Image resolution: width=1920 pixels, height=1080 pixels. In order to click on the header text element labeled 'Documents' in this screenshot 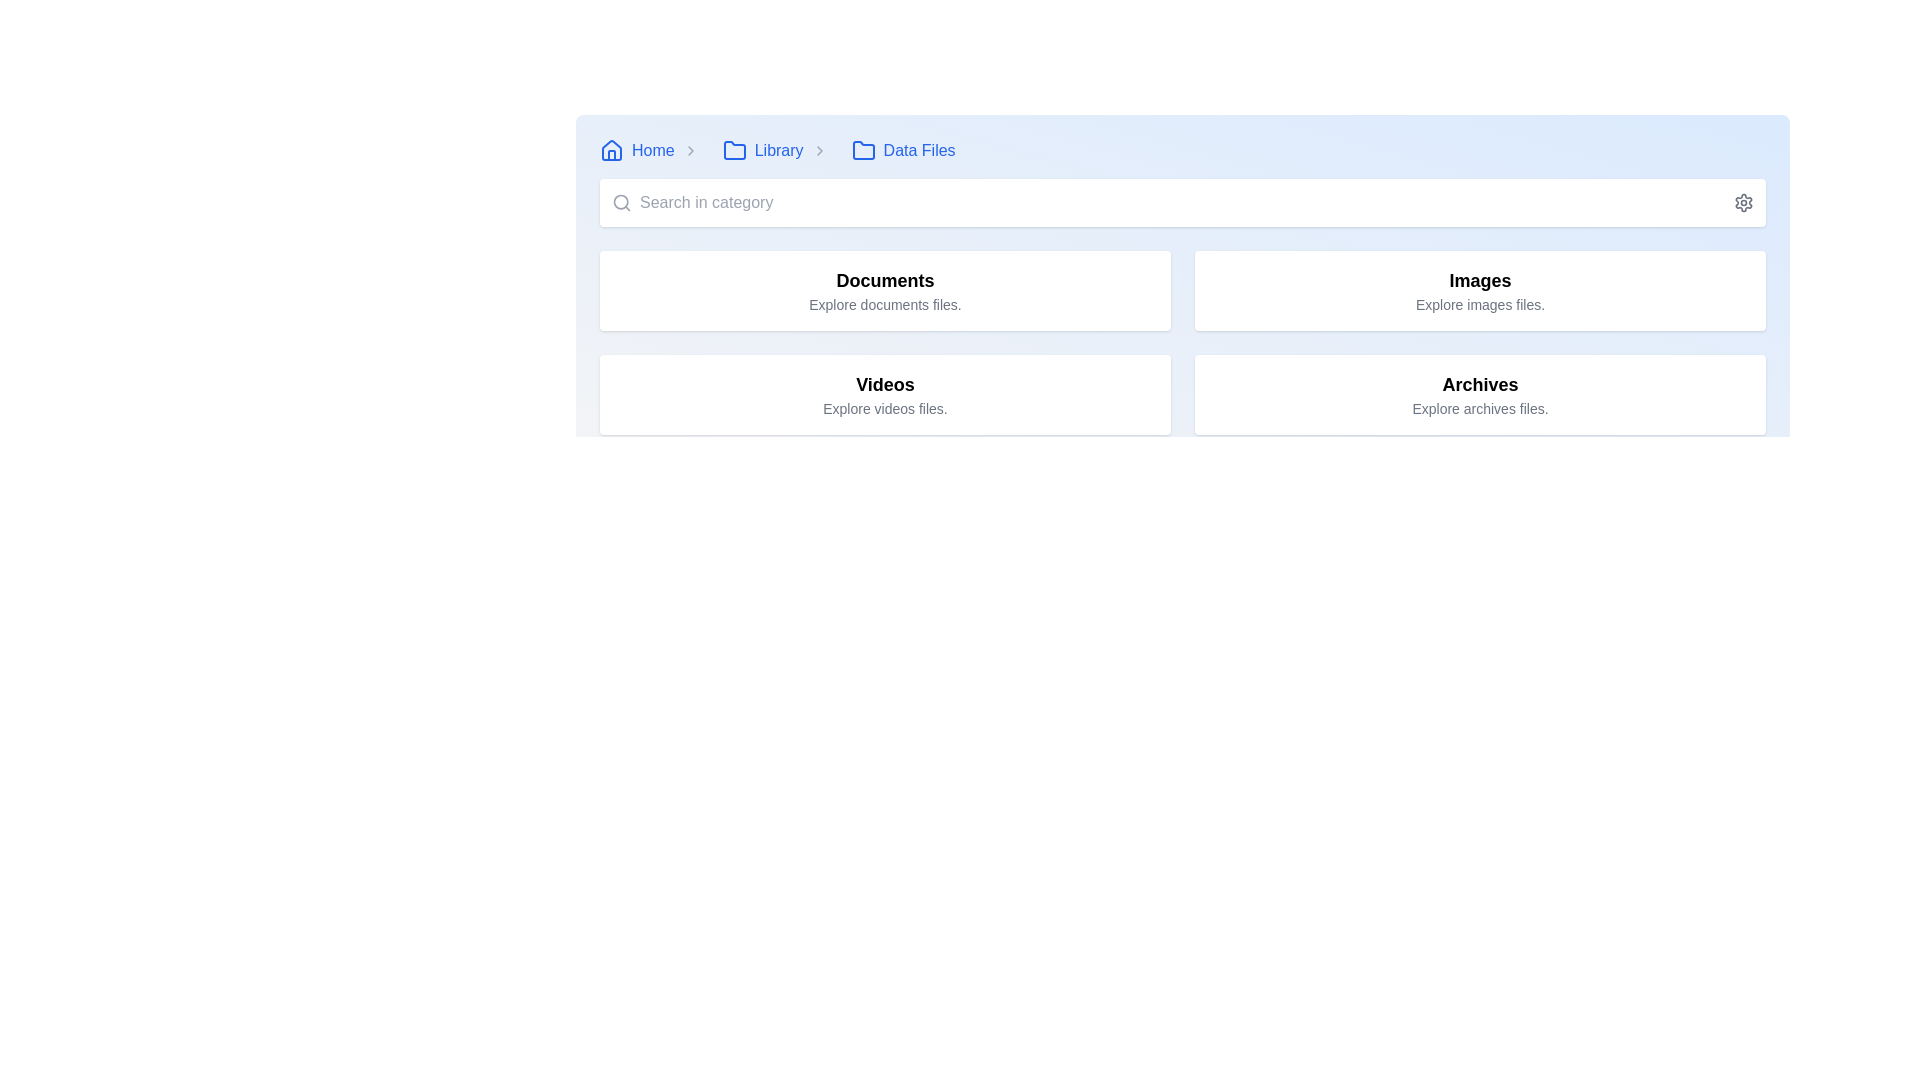, I will do `click(884, 281)`.